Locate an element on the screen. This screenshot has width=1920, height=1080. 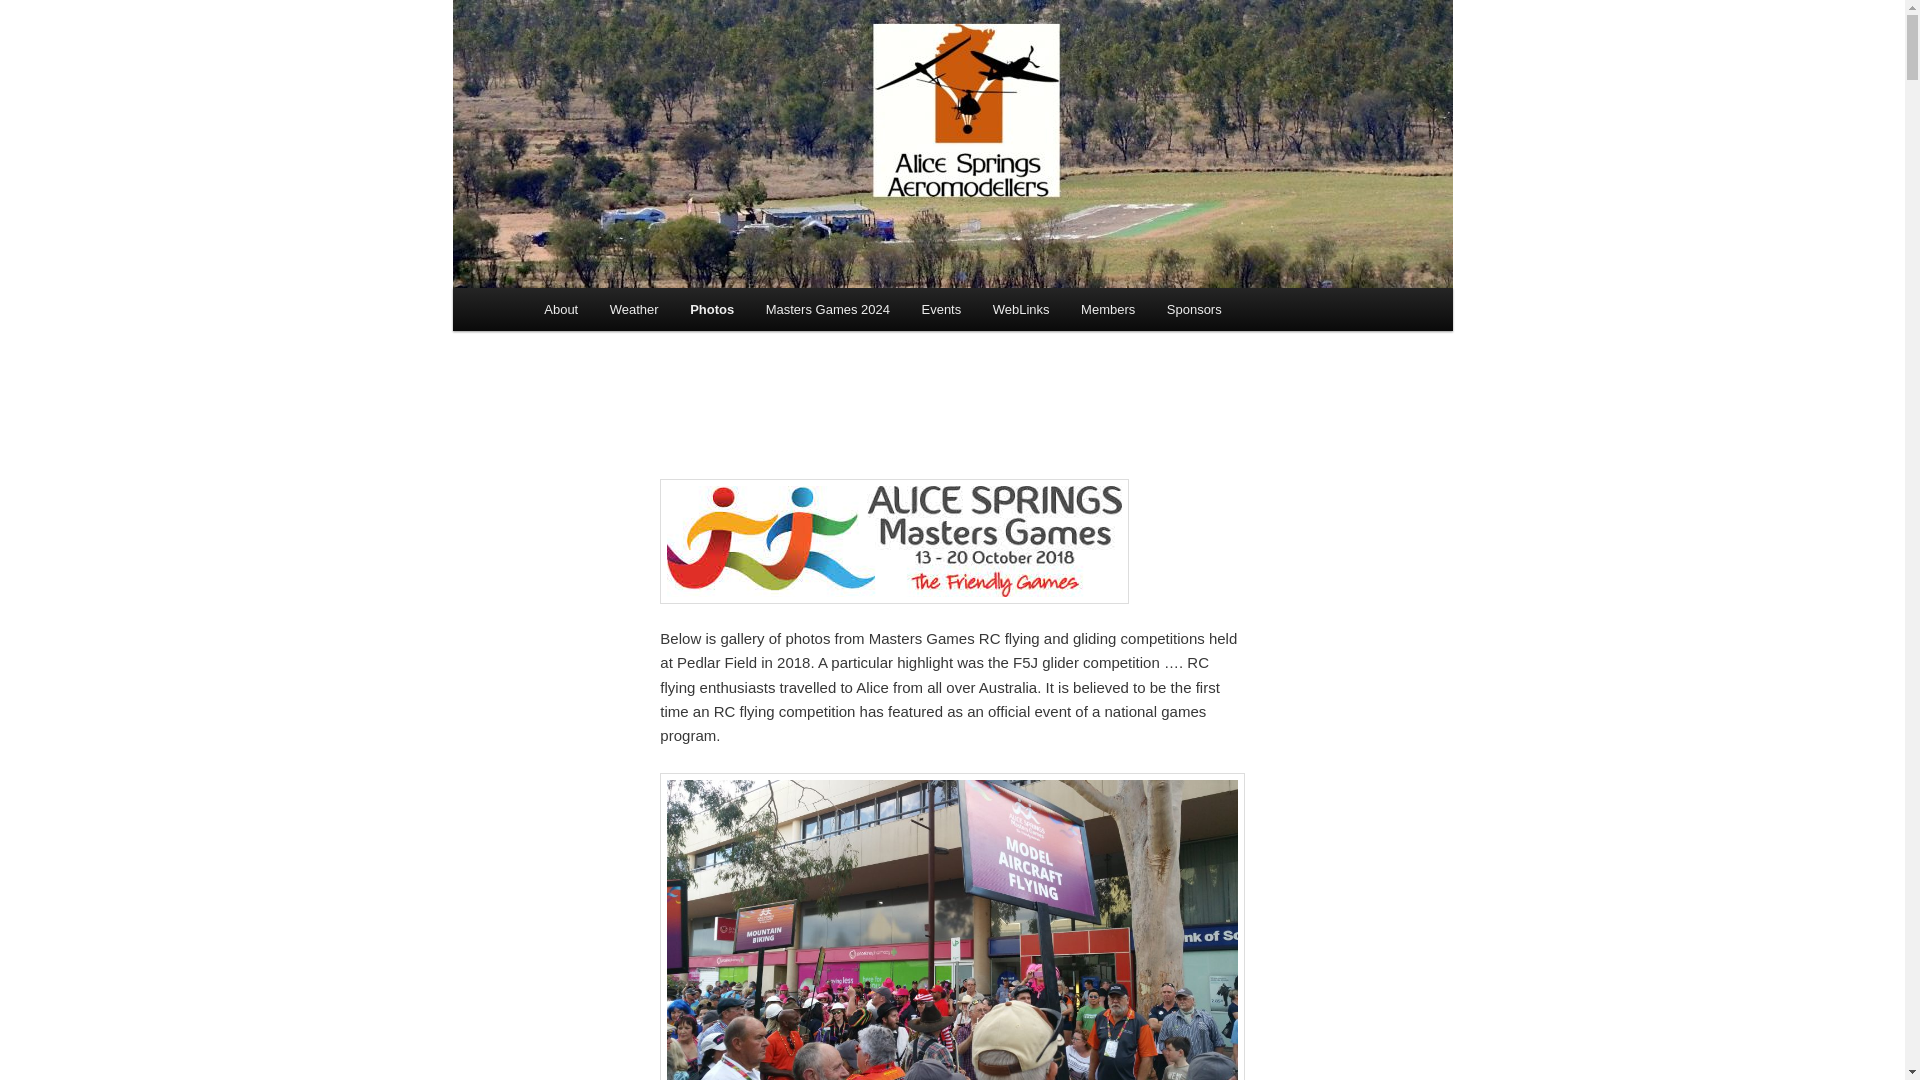
'Sponsors' is located at coordinates (1194, 309).